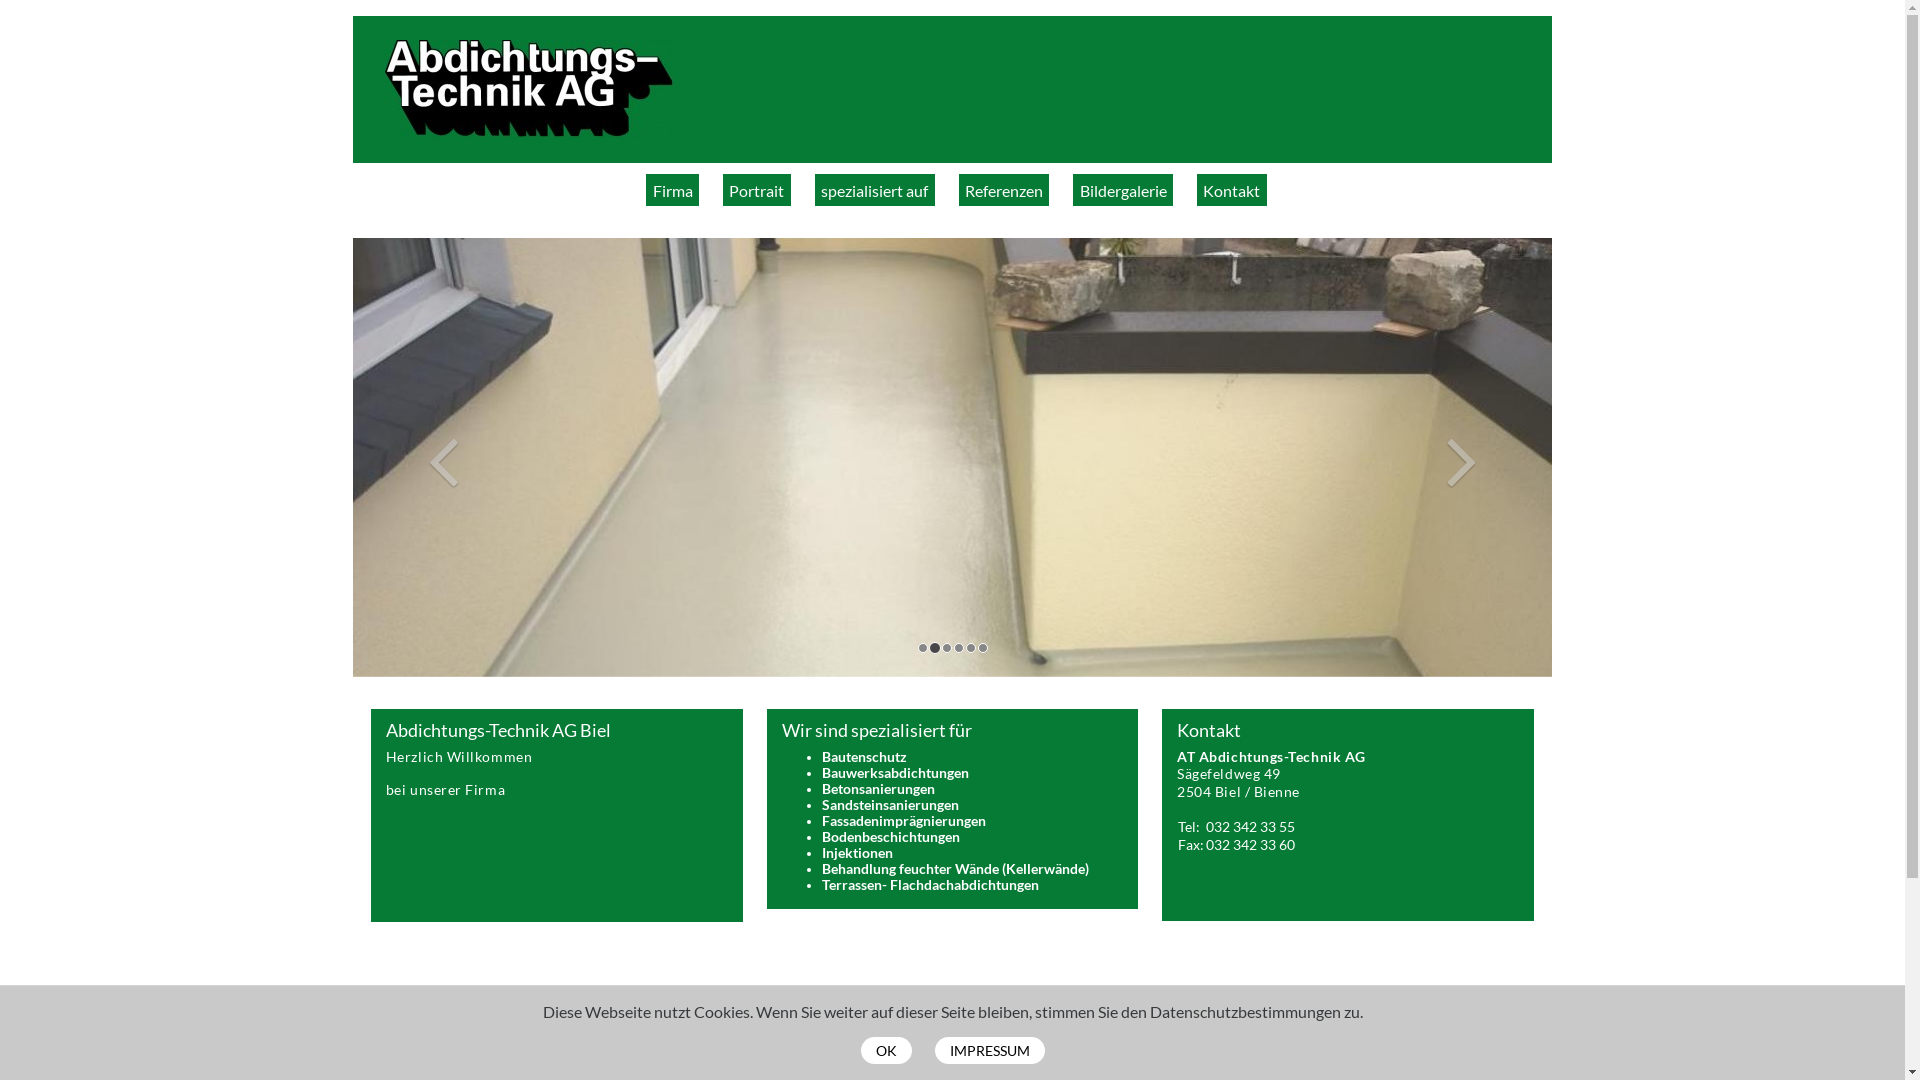 The height and width of the screenshot is (1080, 1920). Describe the element at coordinates (441, 457) in the screenshot. I see `'Previous'` at that location.